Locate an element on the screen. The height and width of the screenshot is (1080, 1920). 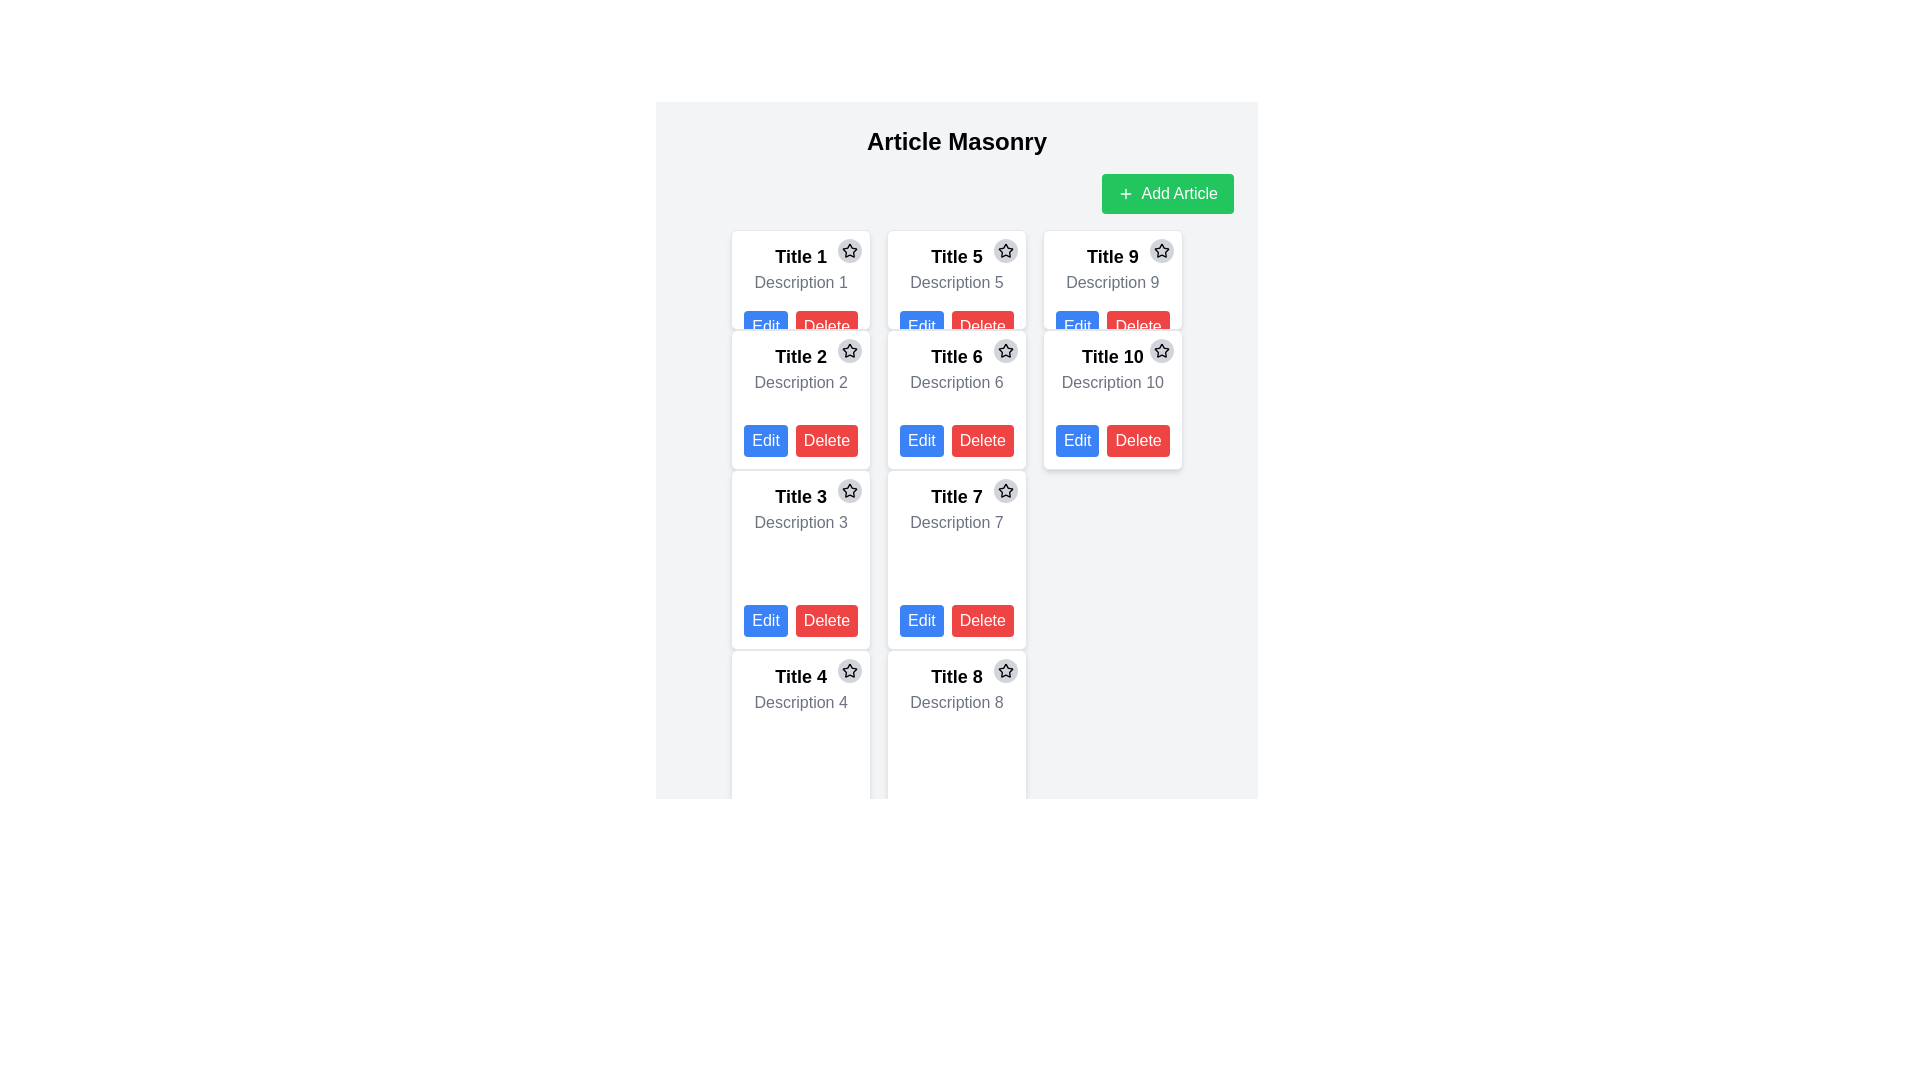
the icon button located in the upper-right corner of the card labeled 'Title 7' to interact with it is located at coordinates (1005, 490).